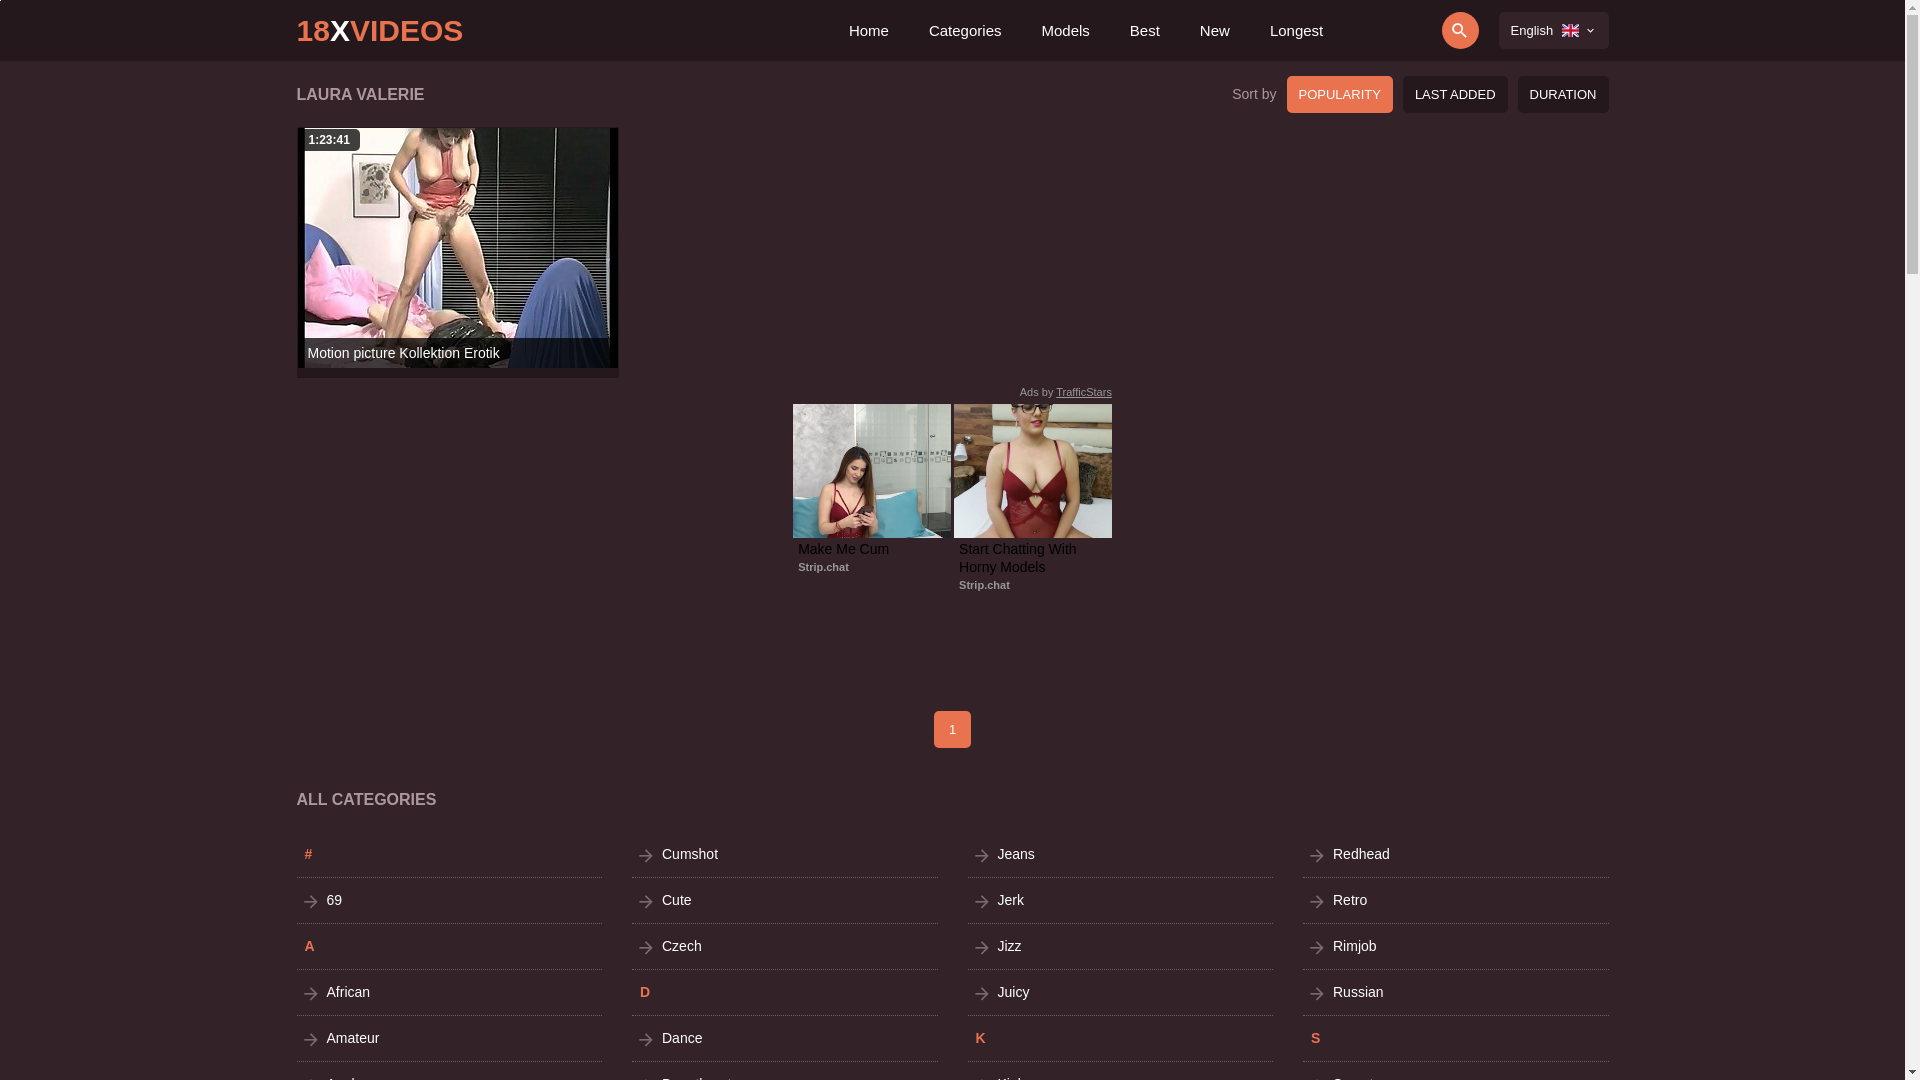 The width and height of the screenshot is (1920, 1080). I want to click on 'Home', so click(868, 30).